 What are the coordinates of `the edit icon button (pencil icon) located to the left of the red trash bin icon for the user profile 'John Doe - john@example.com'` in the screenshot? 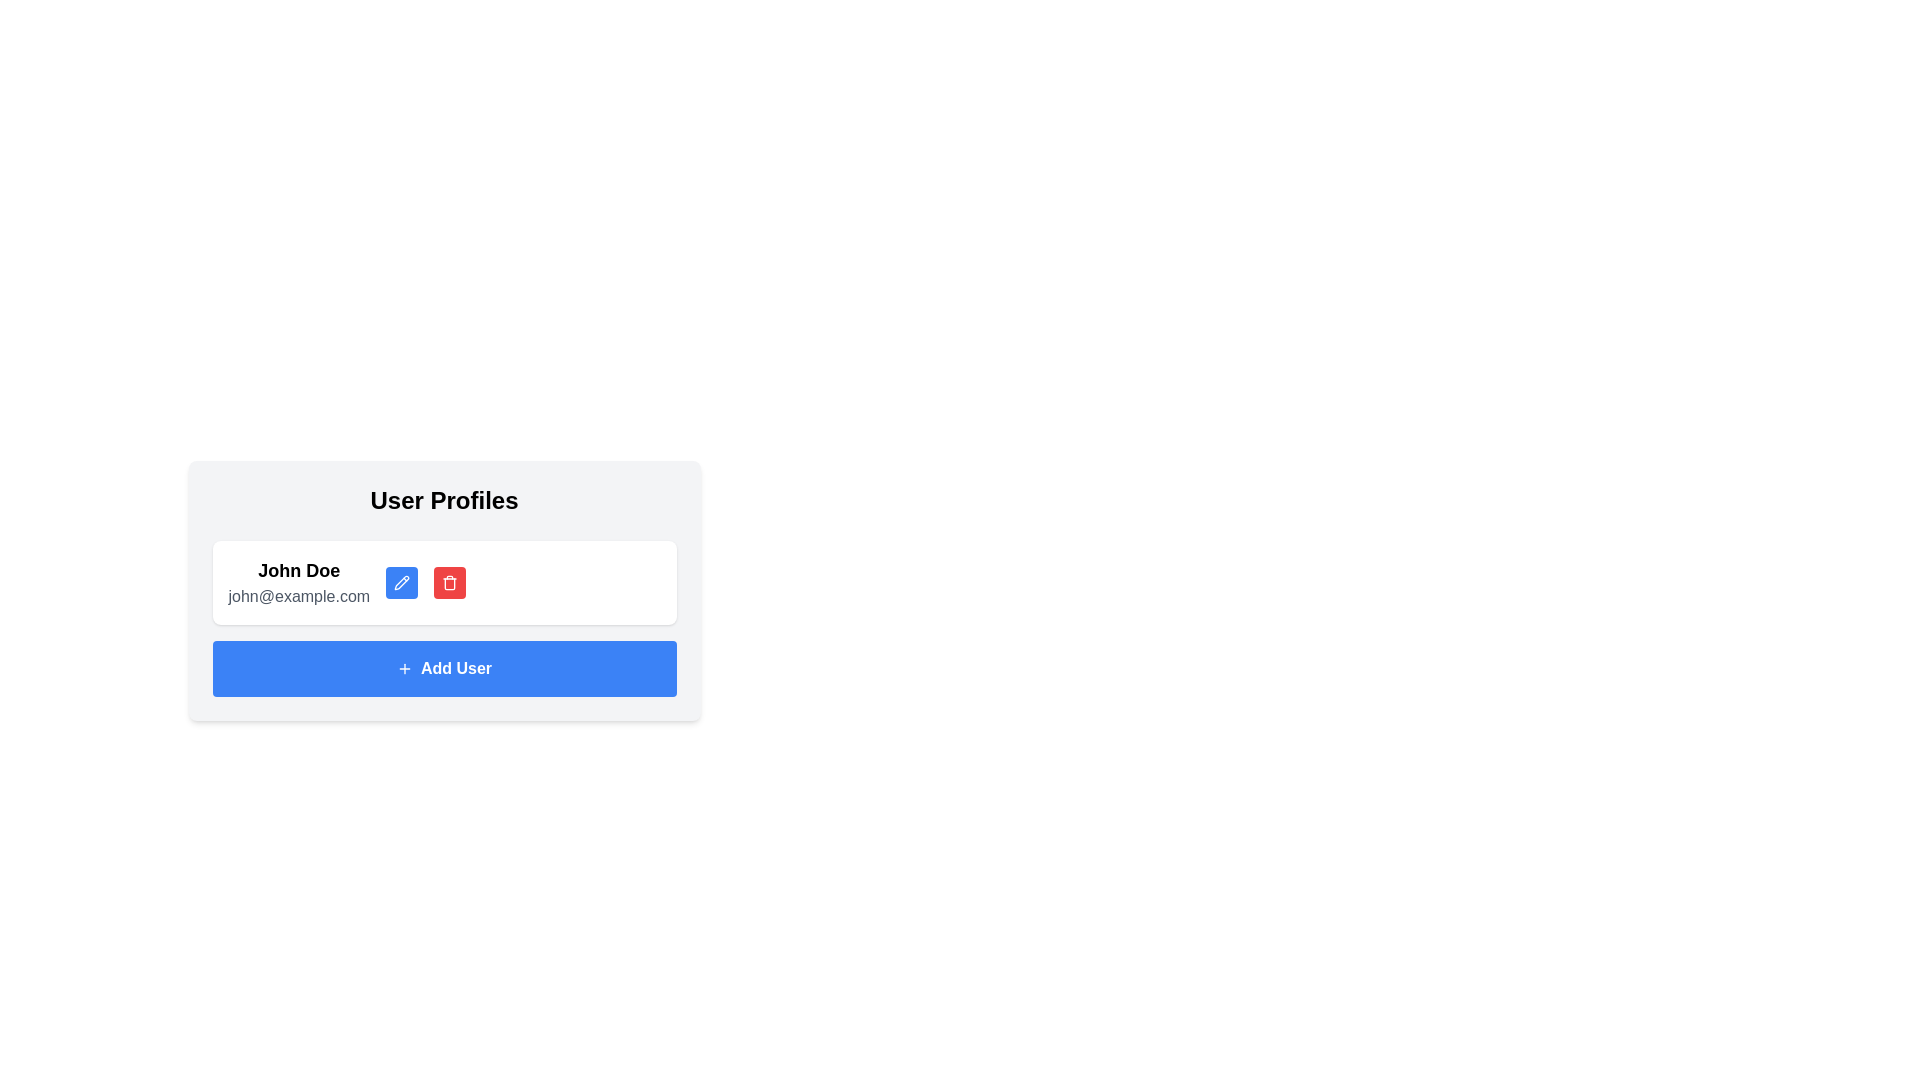 It's located at (401, 582).